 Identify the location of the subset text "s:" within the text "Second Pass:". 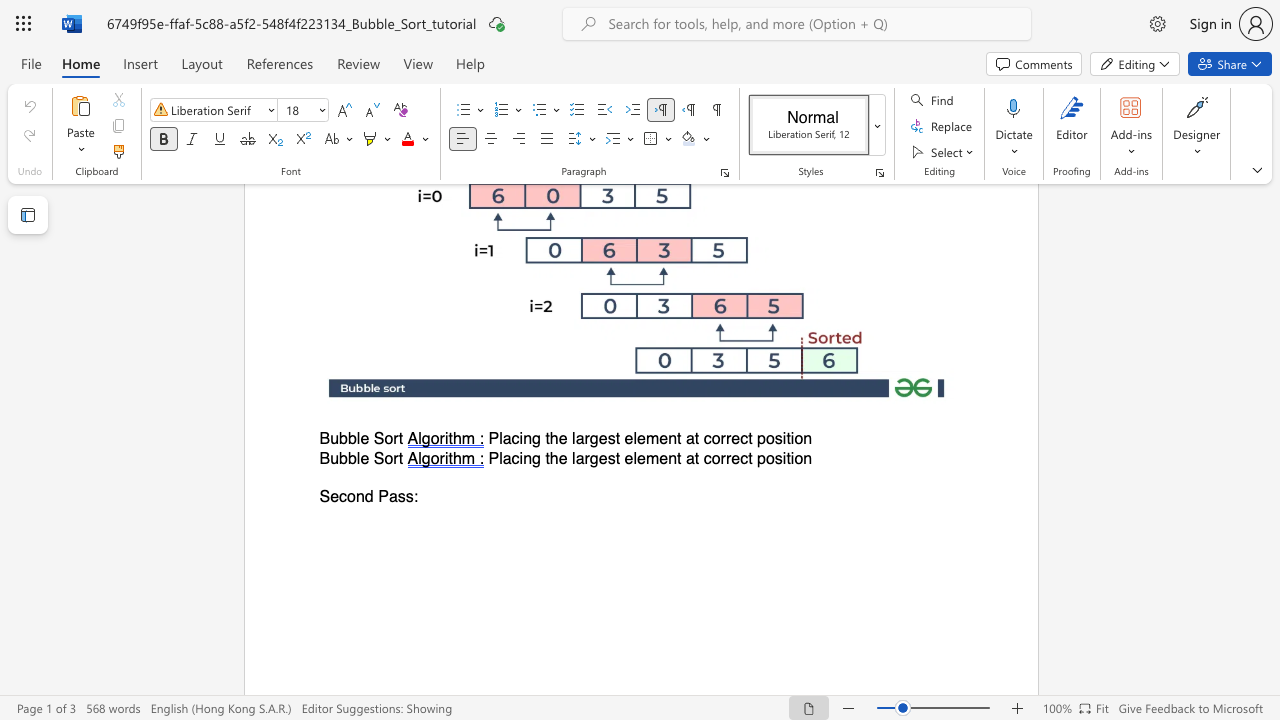
(404, 496).